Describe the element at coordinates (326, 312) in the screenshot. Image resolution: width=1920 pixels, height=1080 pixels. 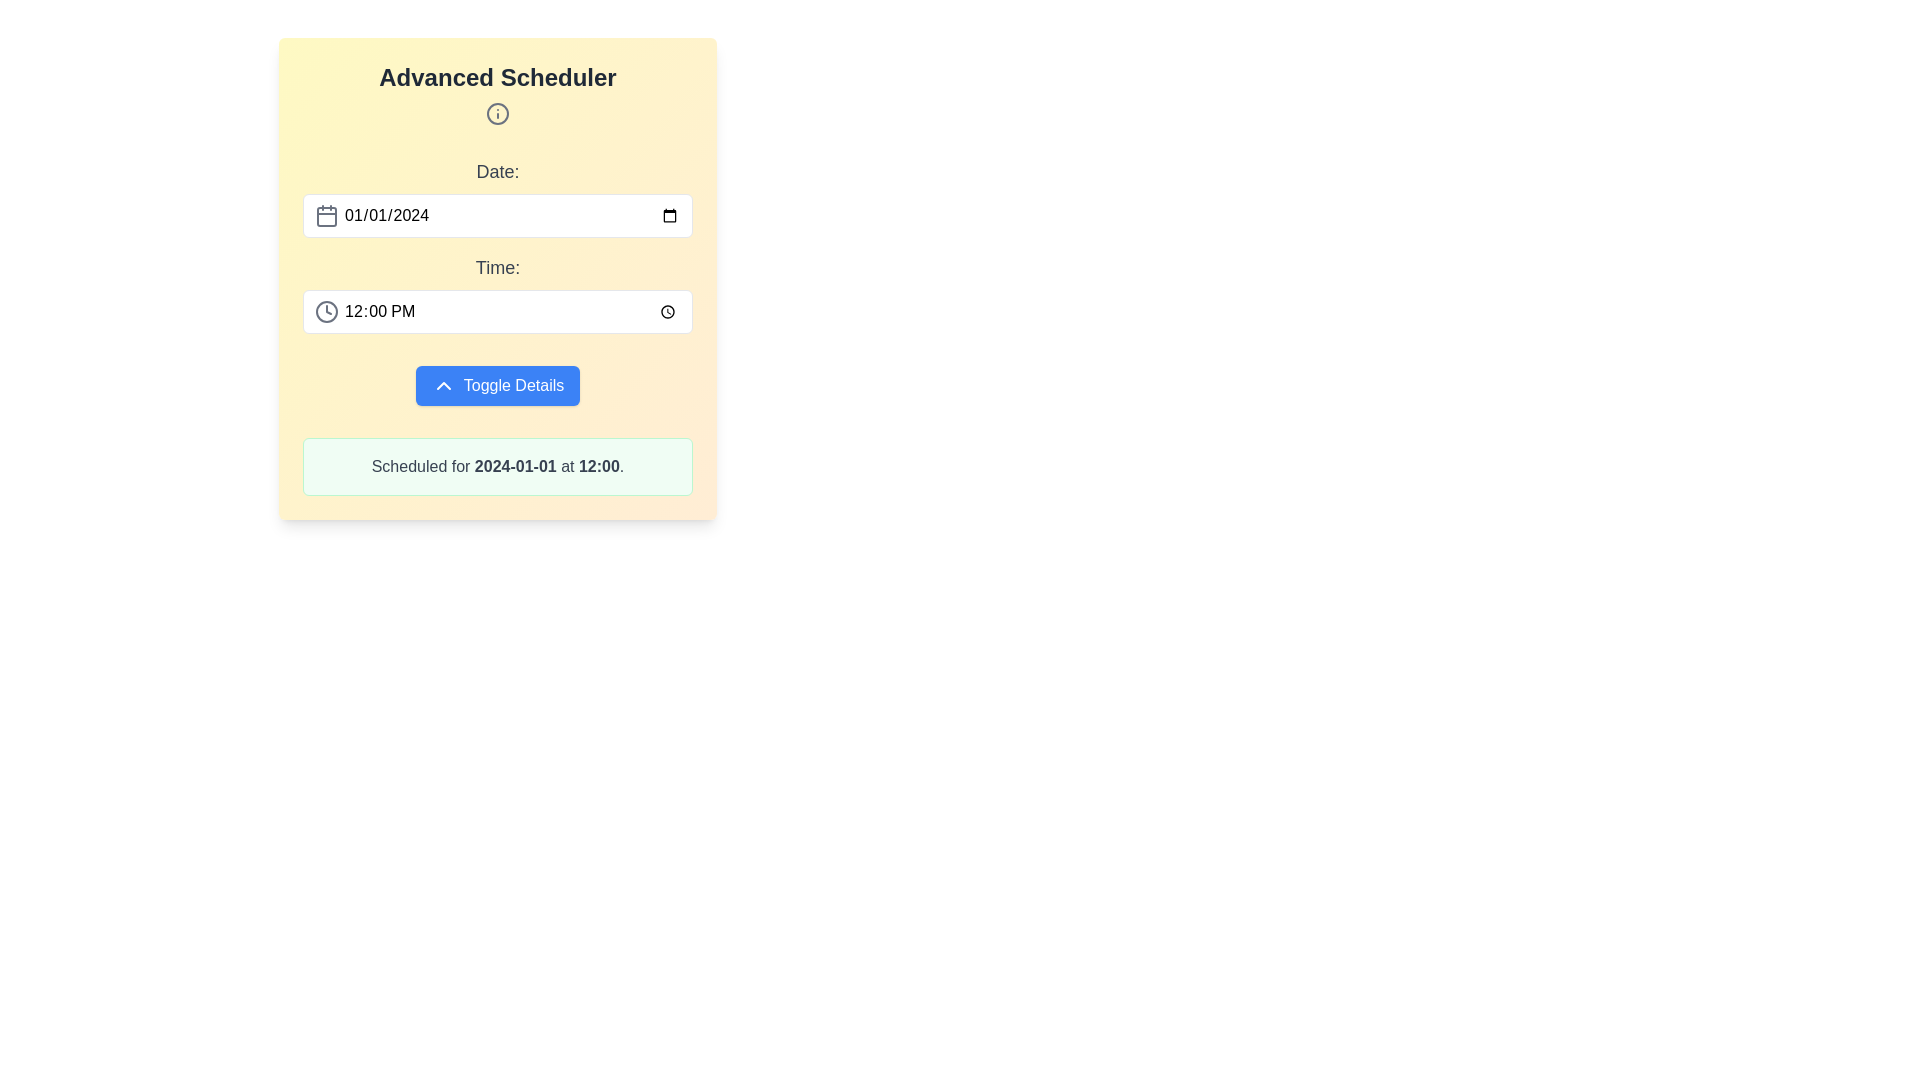
I see `the decorative time selection icon located on the left side inside the 'Time' input box, adjacent to the left margin` at that location.